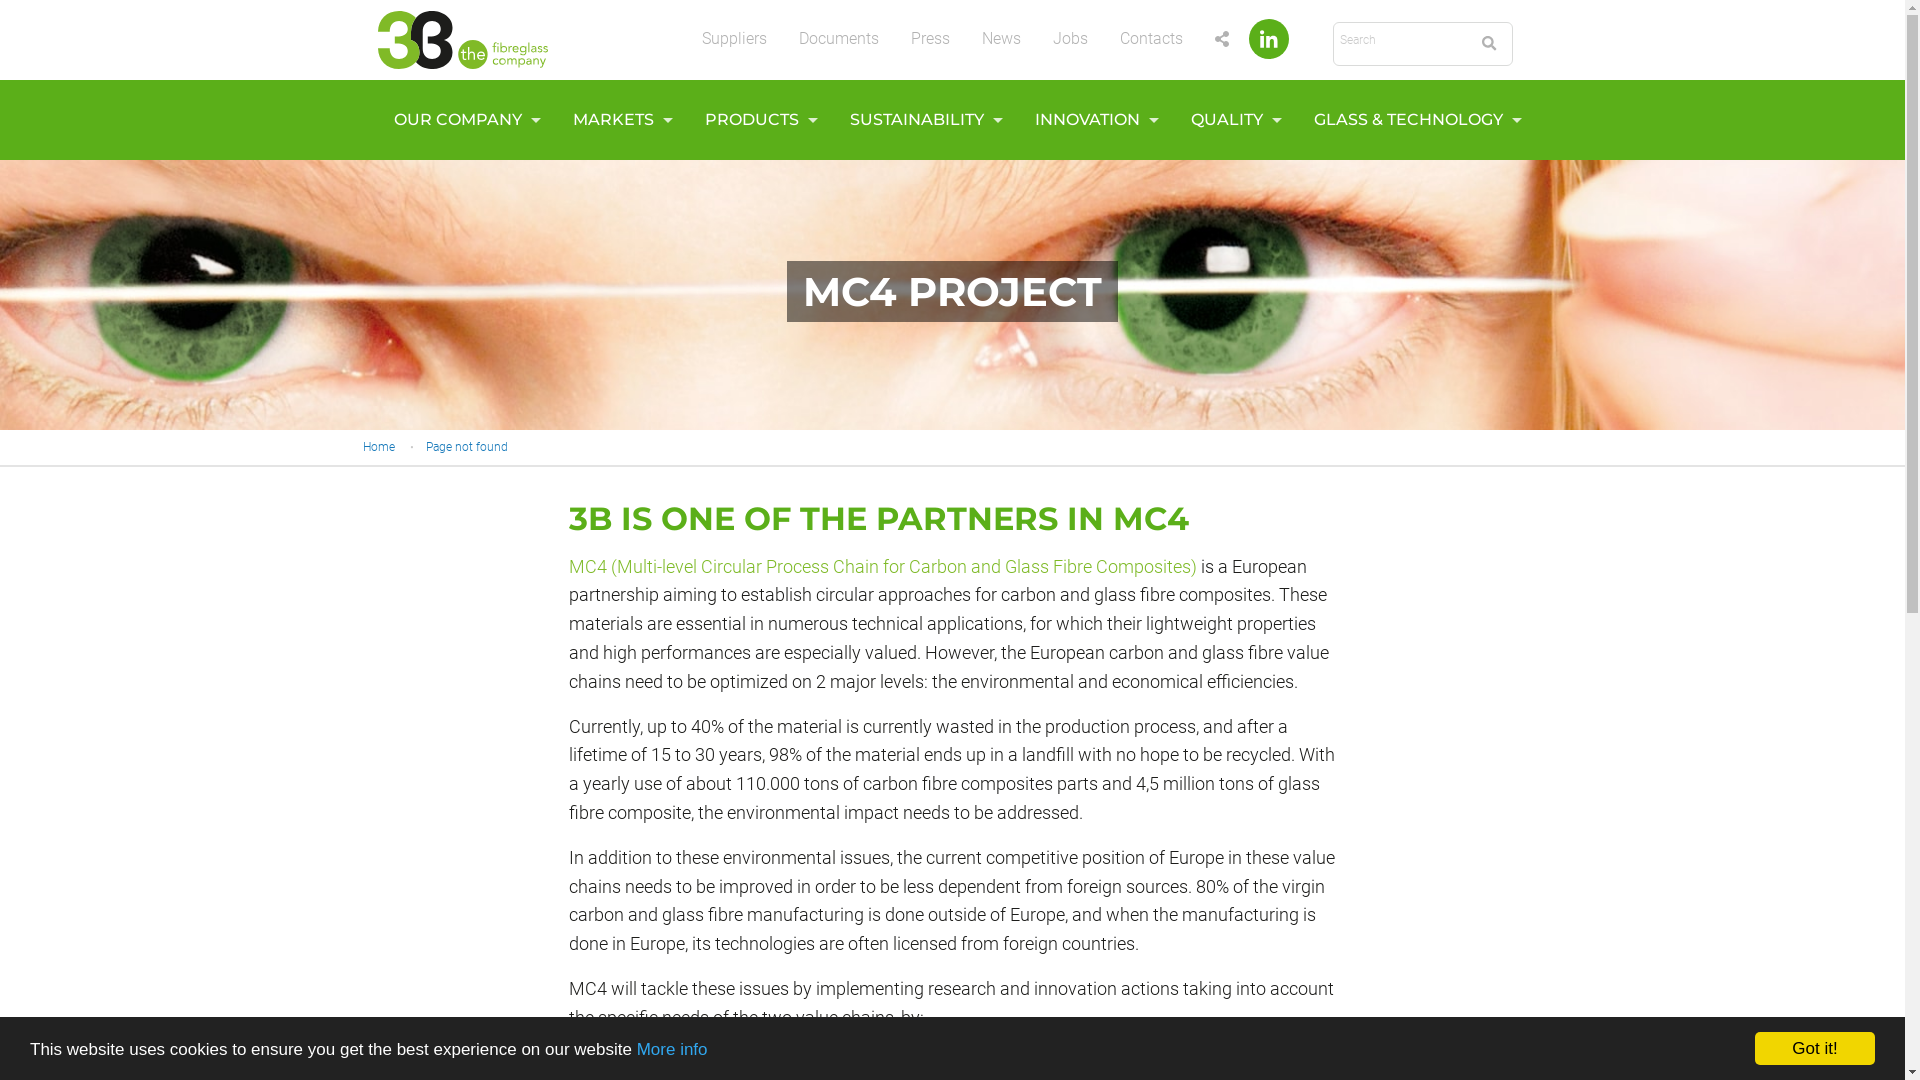 The width and height of the screenshot is (1920, 1080). What do you see at coordinates (1068, 38) in the screenshot?
I see `'Jobs'` at bounding box center [1068, 38].